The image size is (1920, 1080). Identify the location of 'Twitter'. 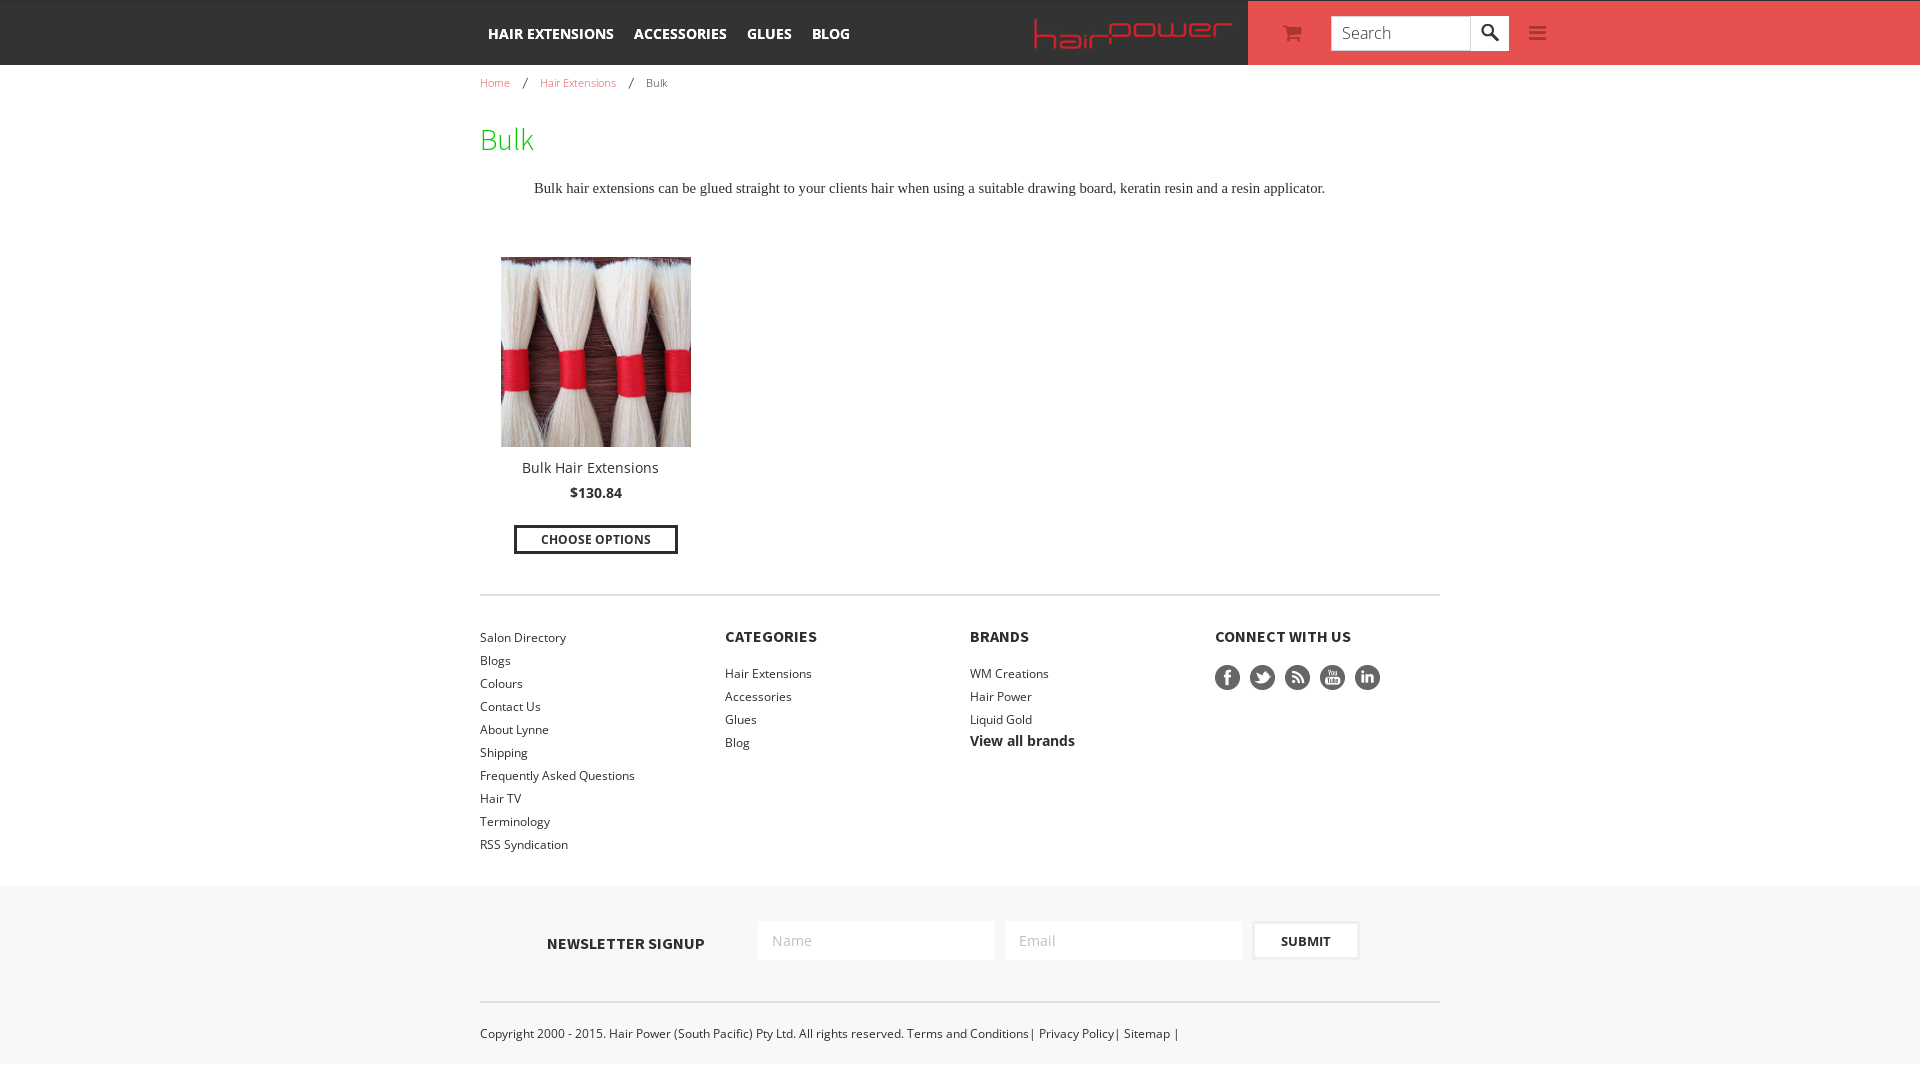
(1261, 676).